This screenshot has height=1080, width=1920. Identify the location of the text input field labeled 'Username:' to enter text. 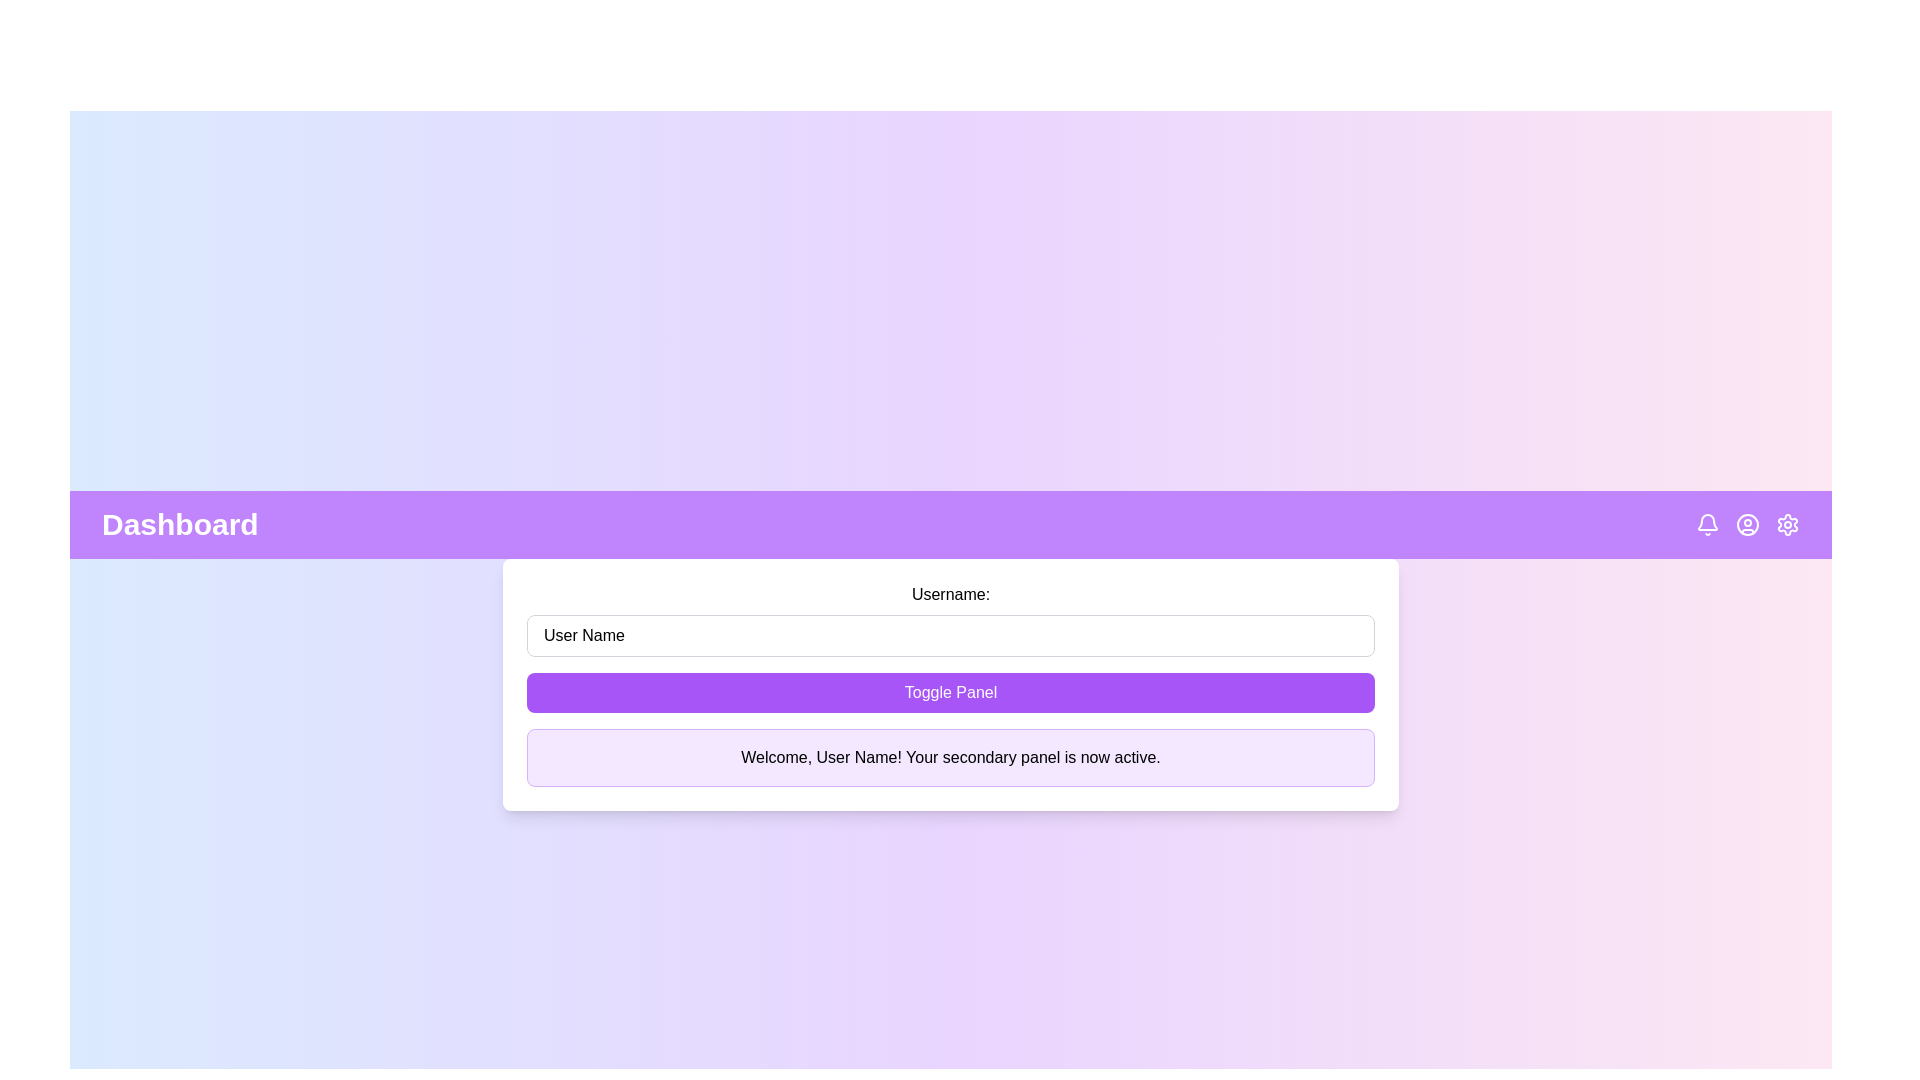
(949, 619).